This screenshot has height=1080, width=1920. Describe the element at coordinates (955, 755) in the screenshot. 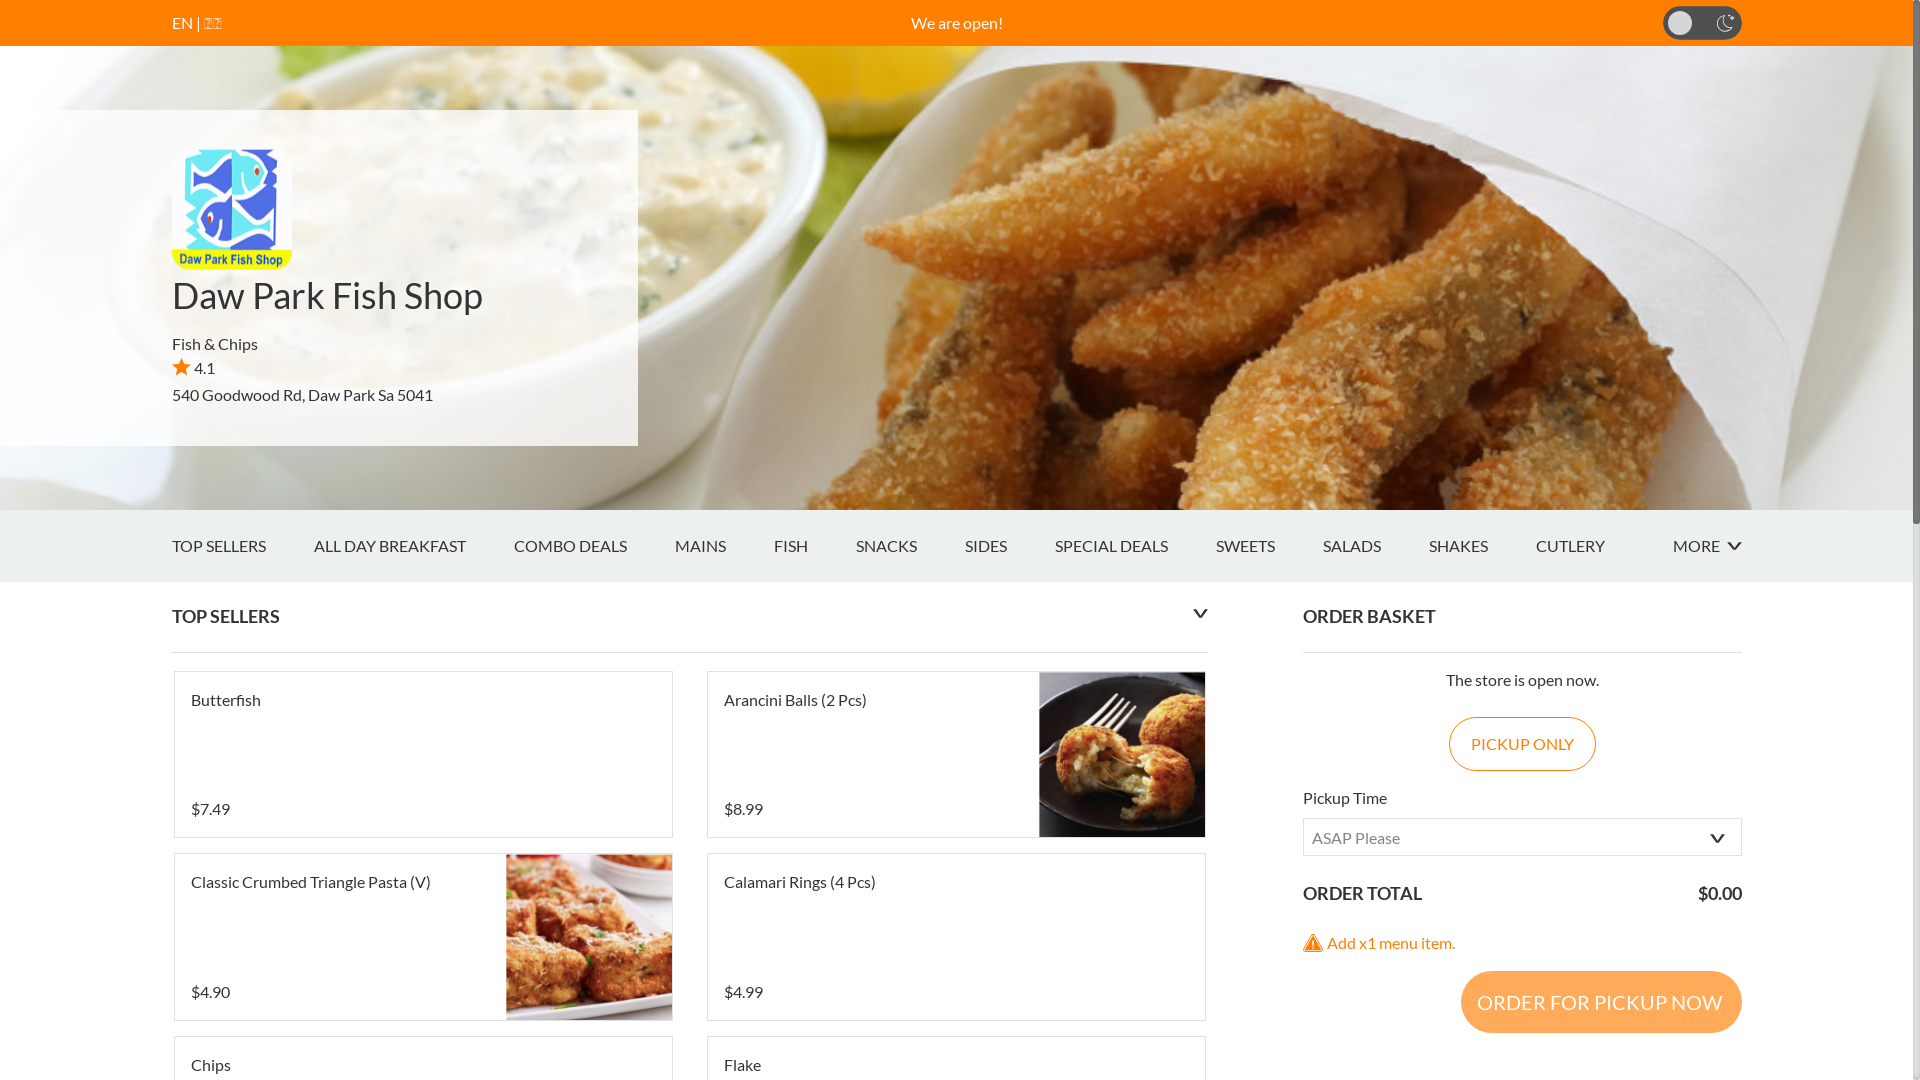

I see `'Arancini Balls (2 Pcs)` at that location.